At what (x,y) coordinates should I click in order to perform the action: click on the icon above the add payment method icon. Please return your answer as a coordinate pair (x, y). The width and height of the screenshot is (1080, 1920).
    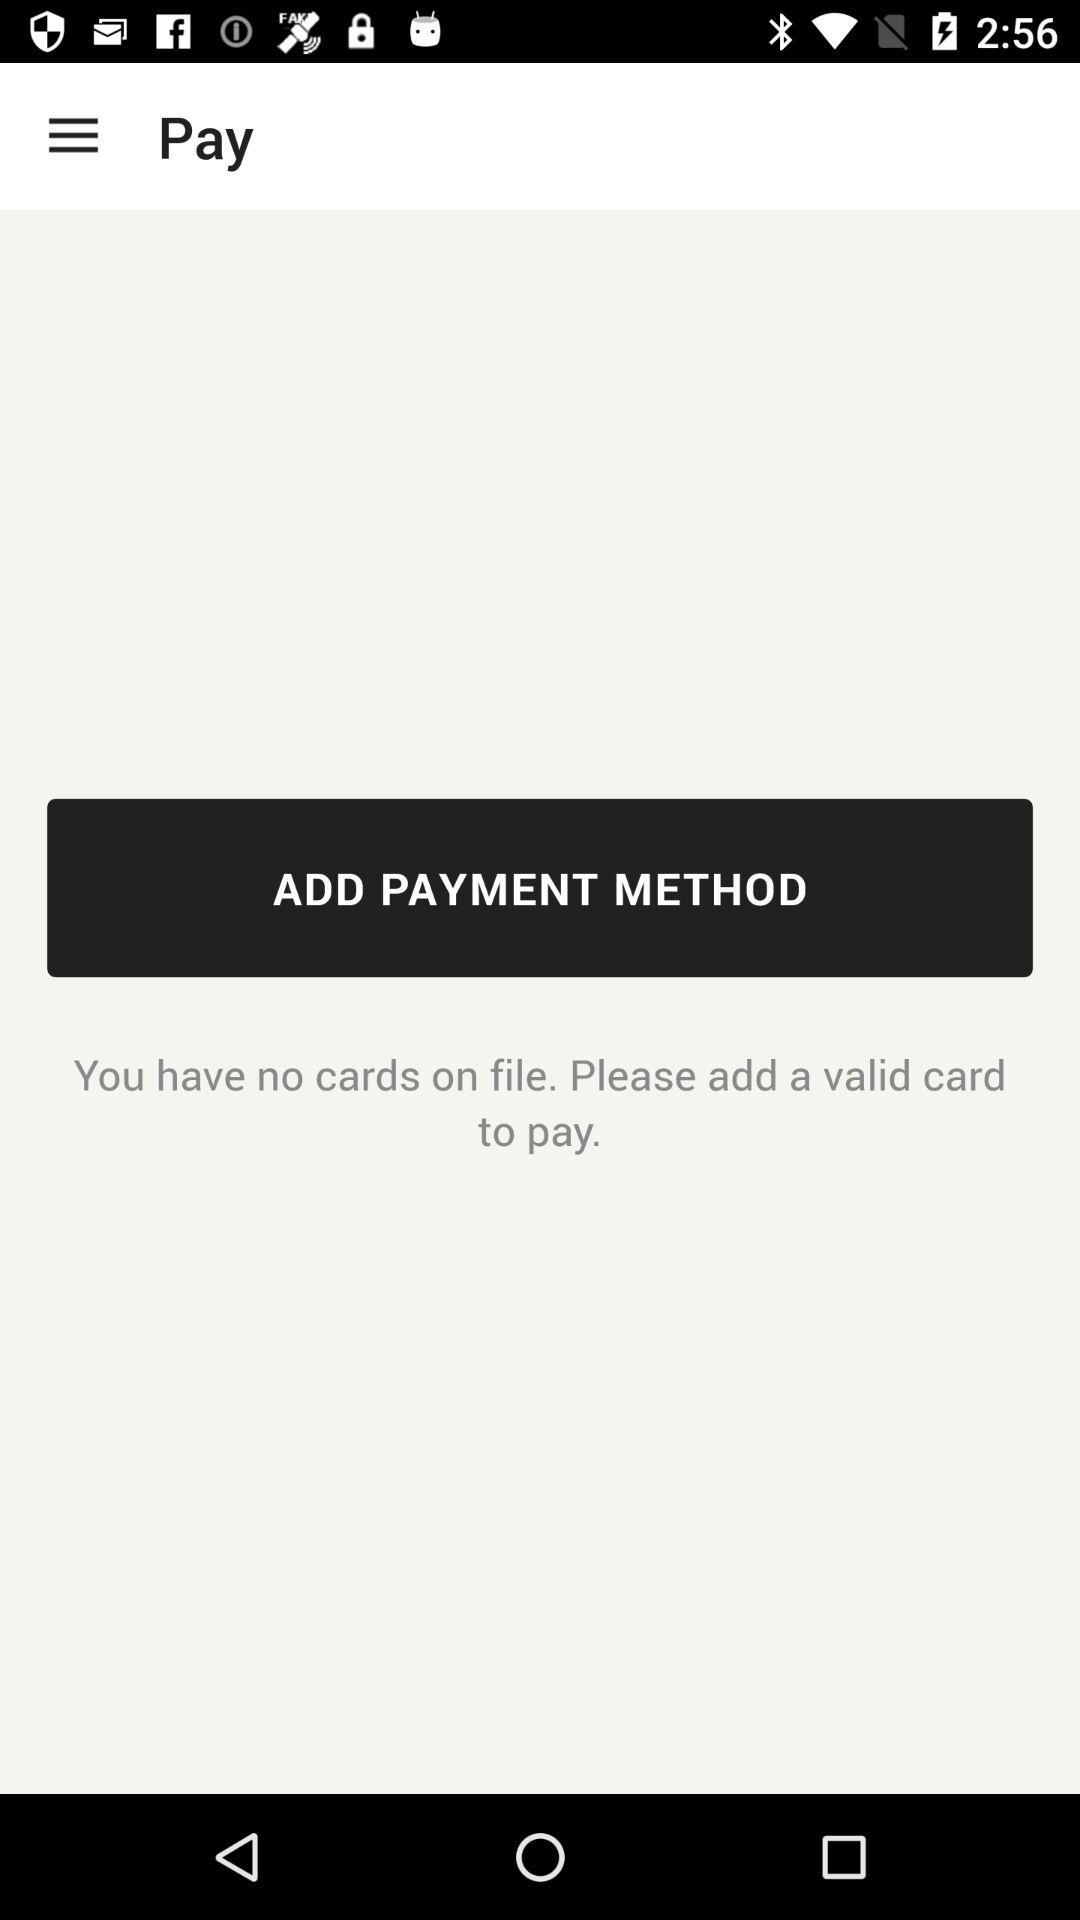
    Looking at the image, I should click on (72, 135).